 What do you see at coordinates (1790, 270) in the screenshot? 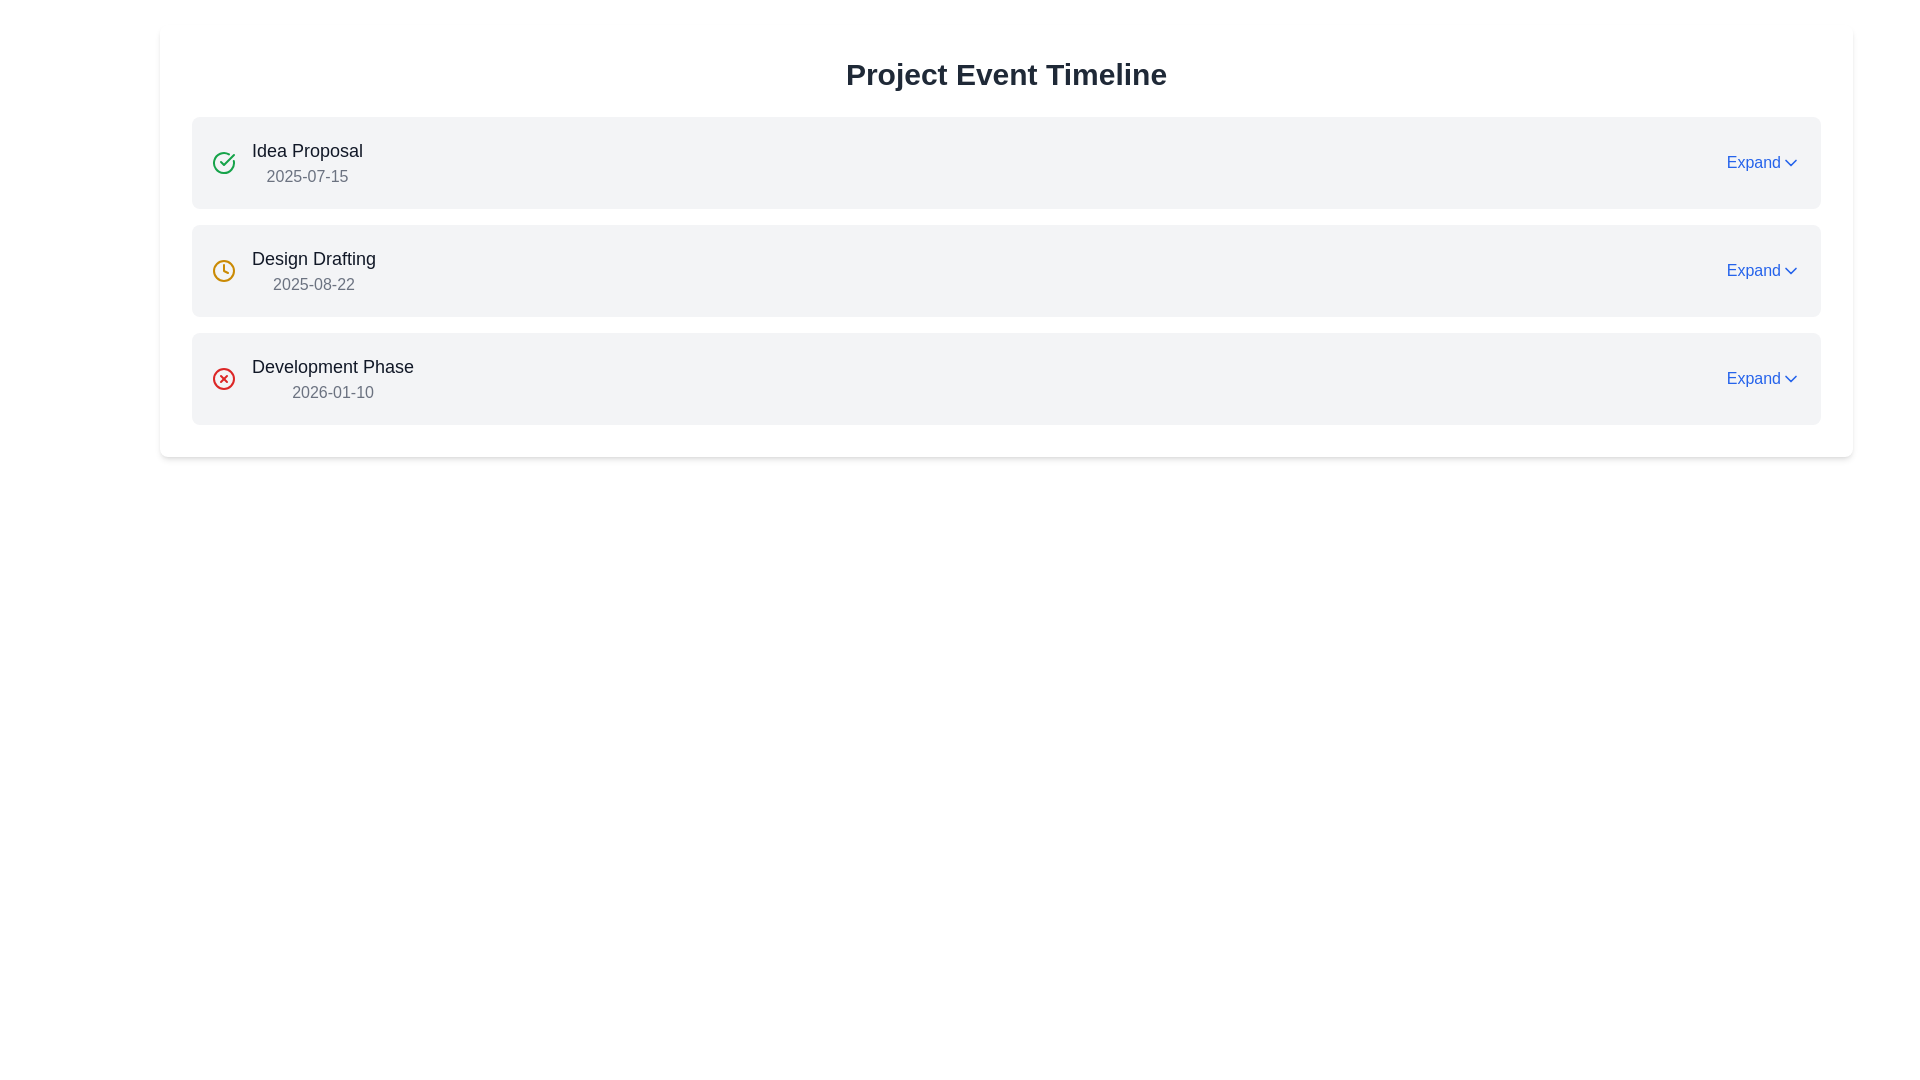
I see `the downward arrow icon next to the 'Expand' label in the second item of the event timeline list` at bounding box center [1790, 270].